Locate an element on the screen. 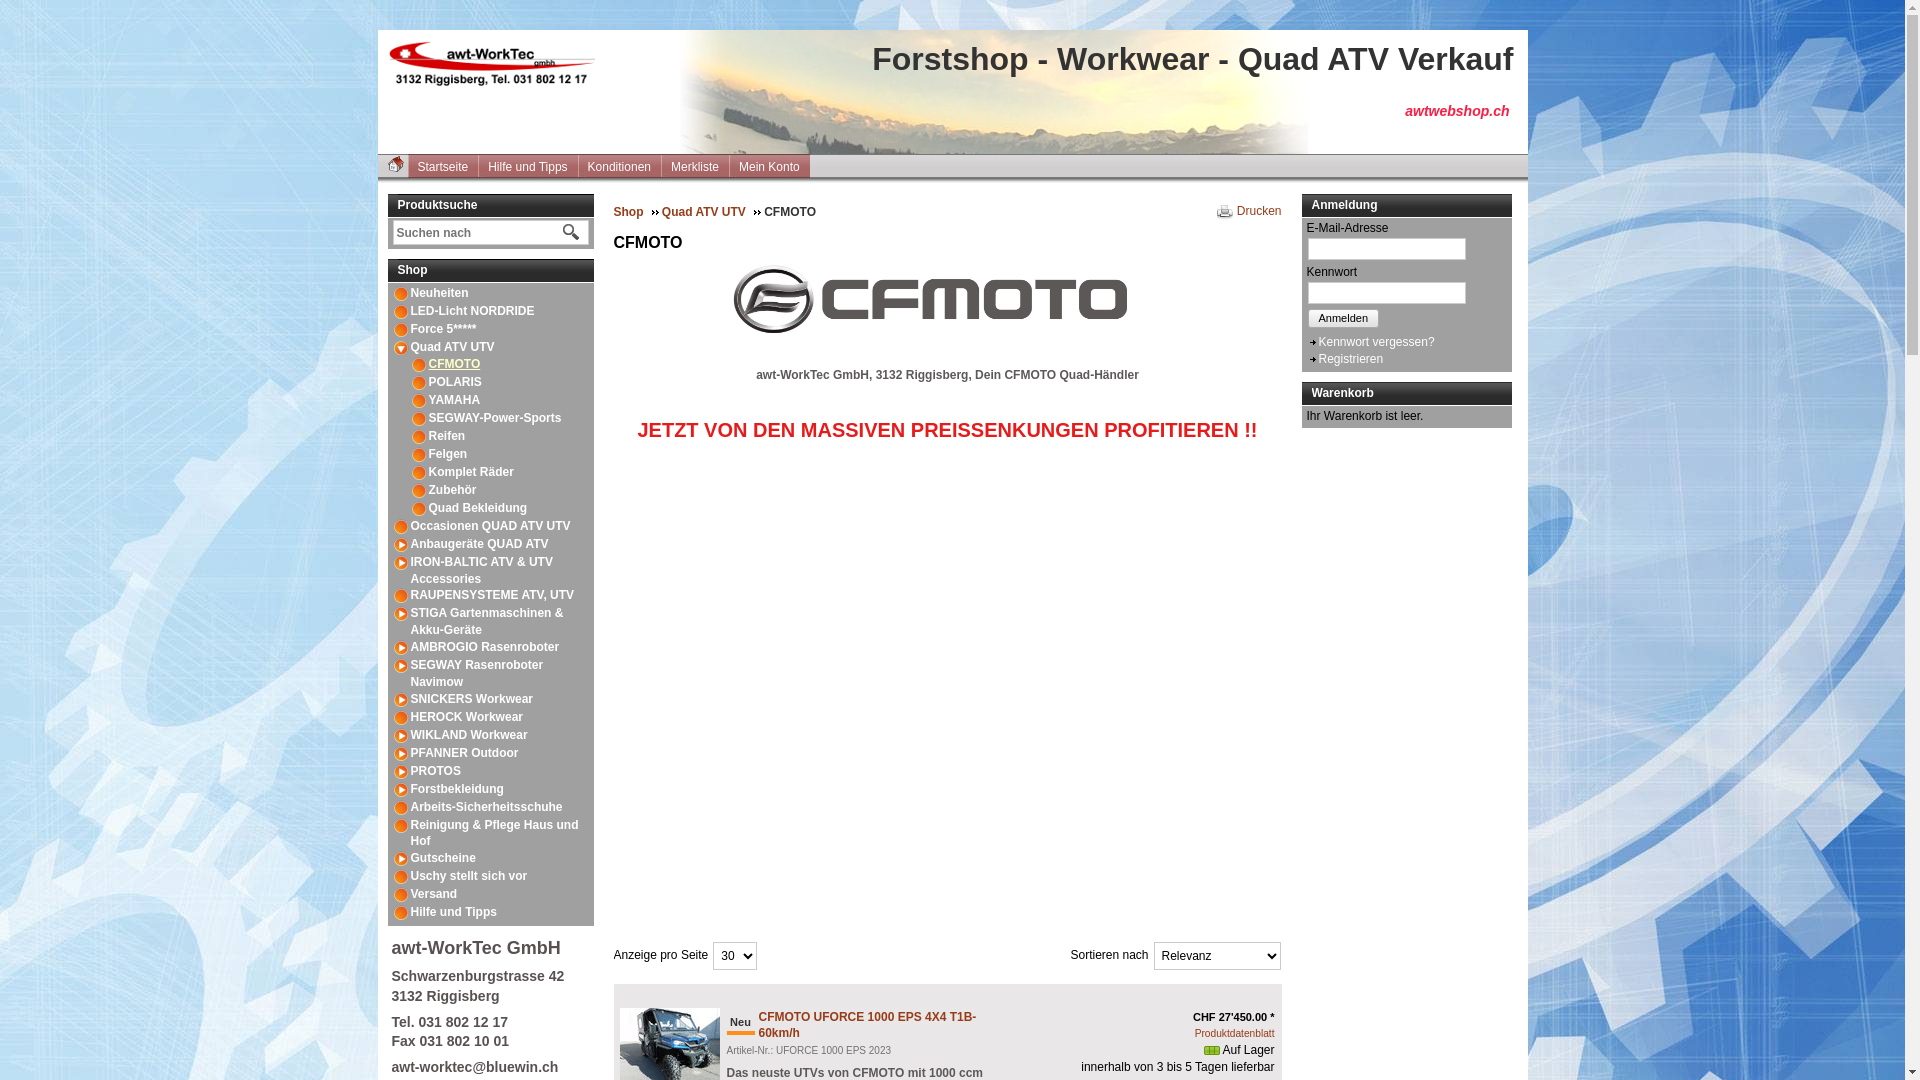  'CFMOTO' is located at coordinates (454, 363).